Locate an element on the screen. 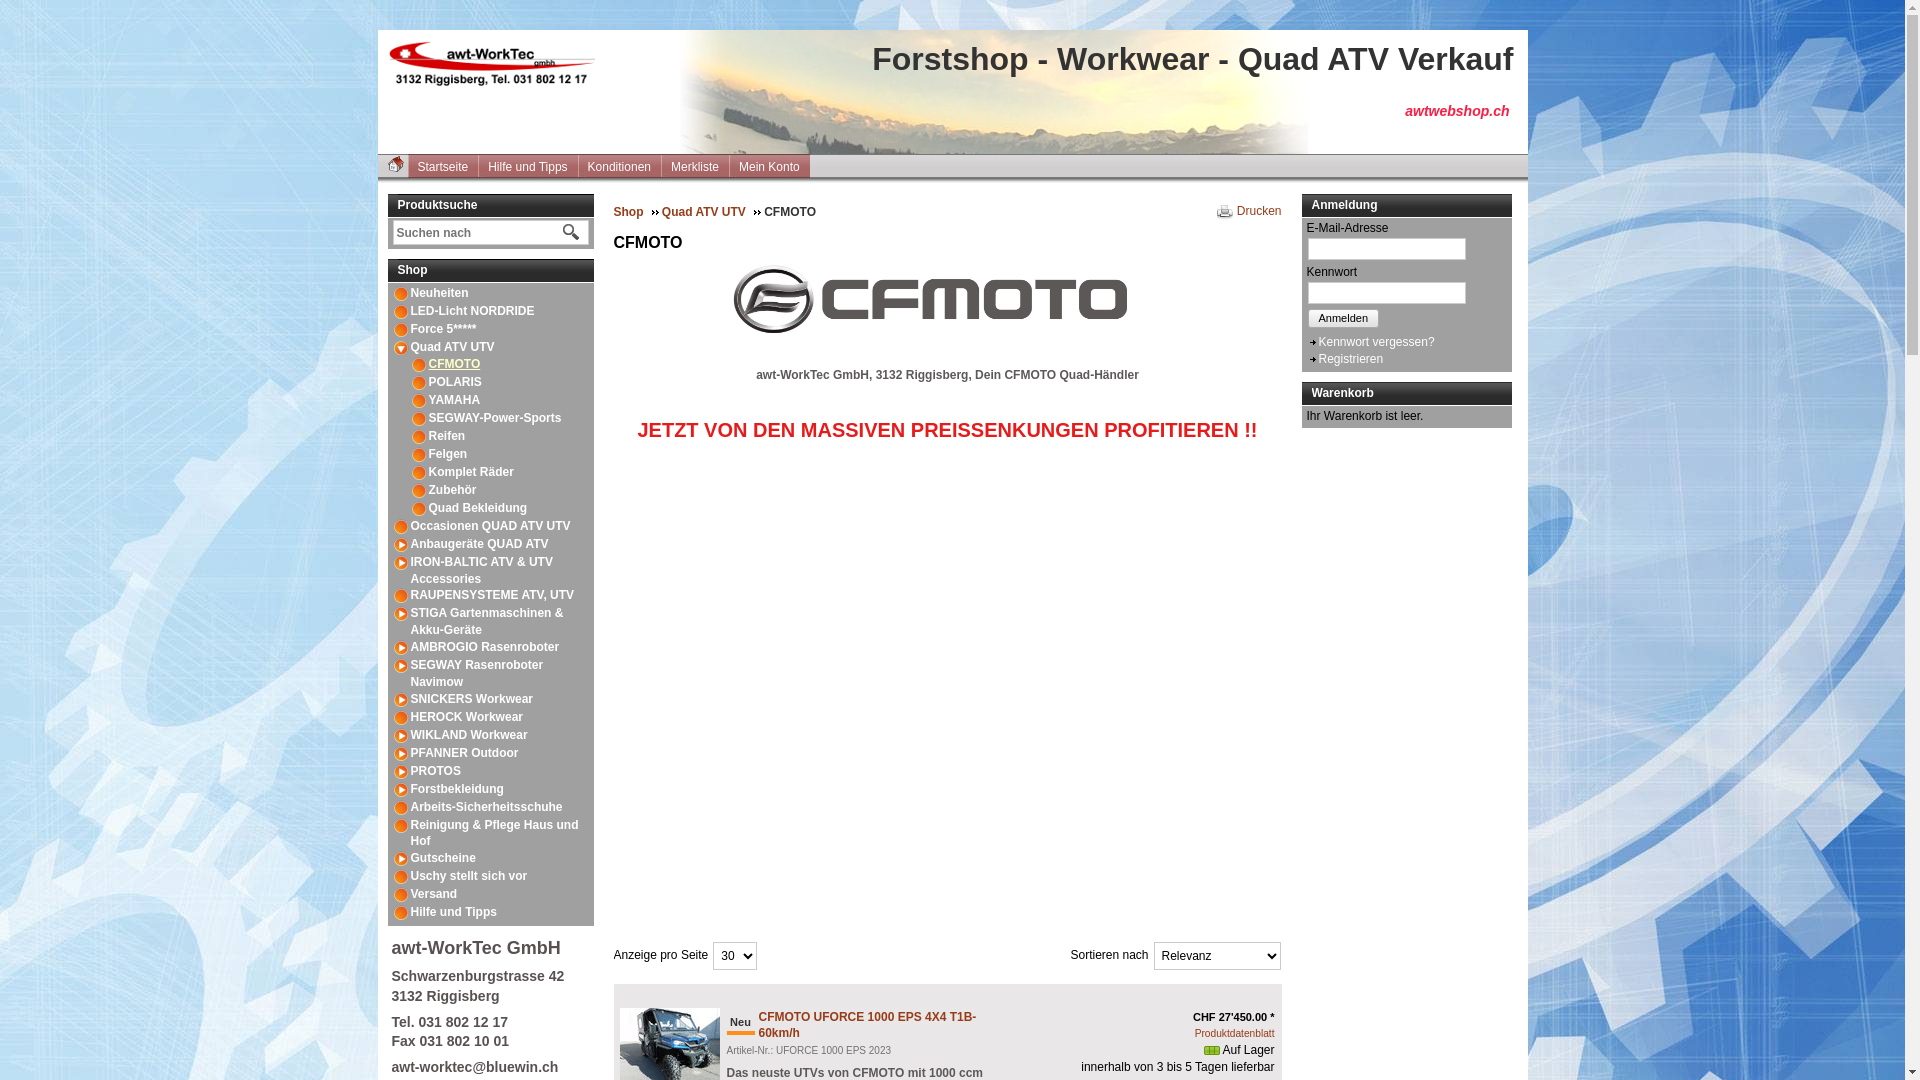  'CFMOTO' is located at coordinates (454, 363).